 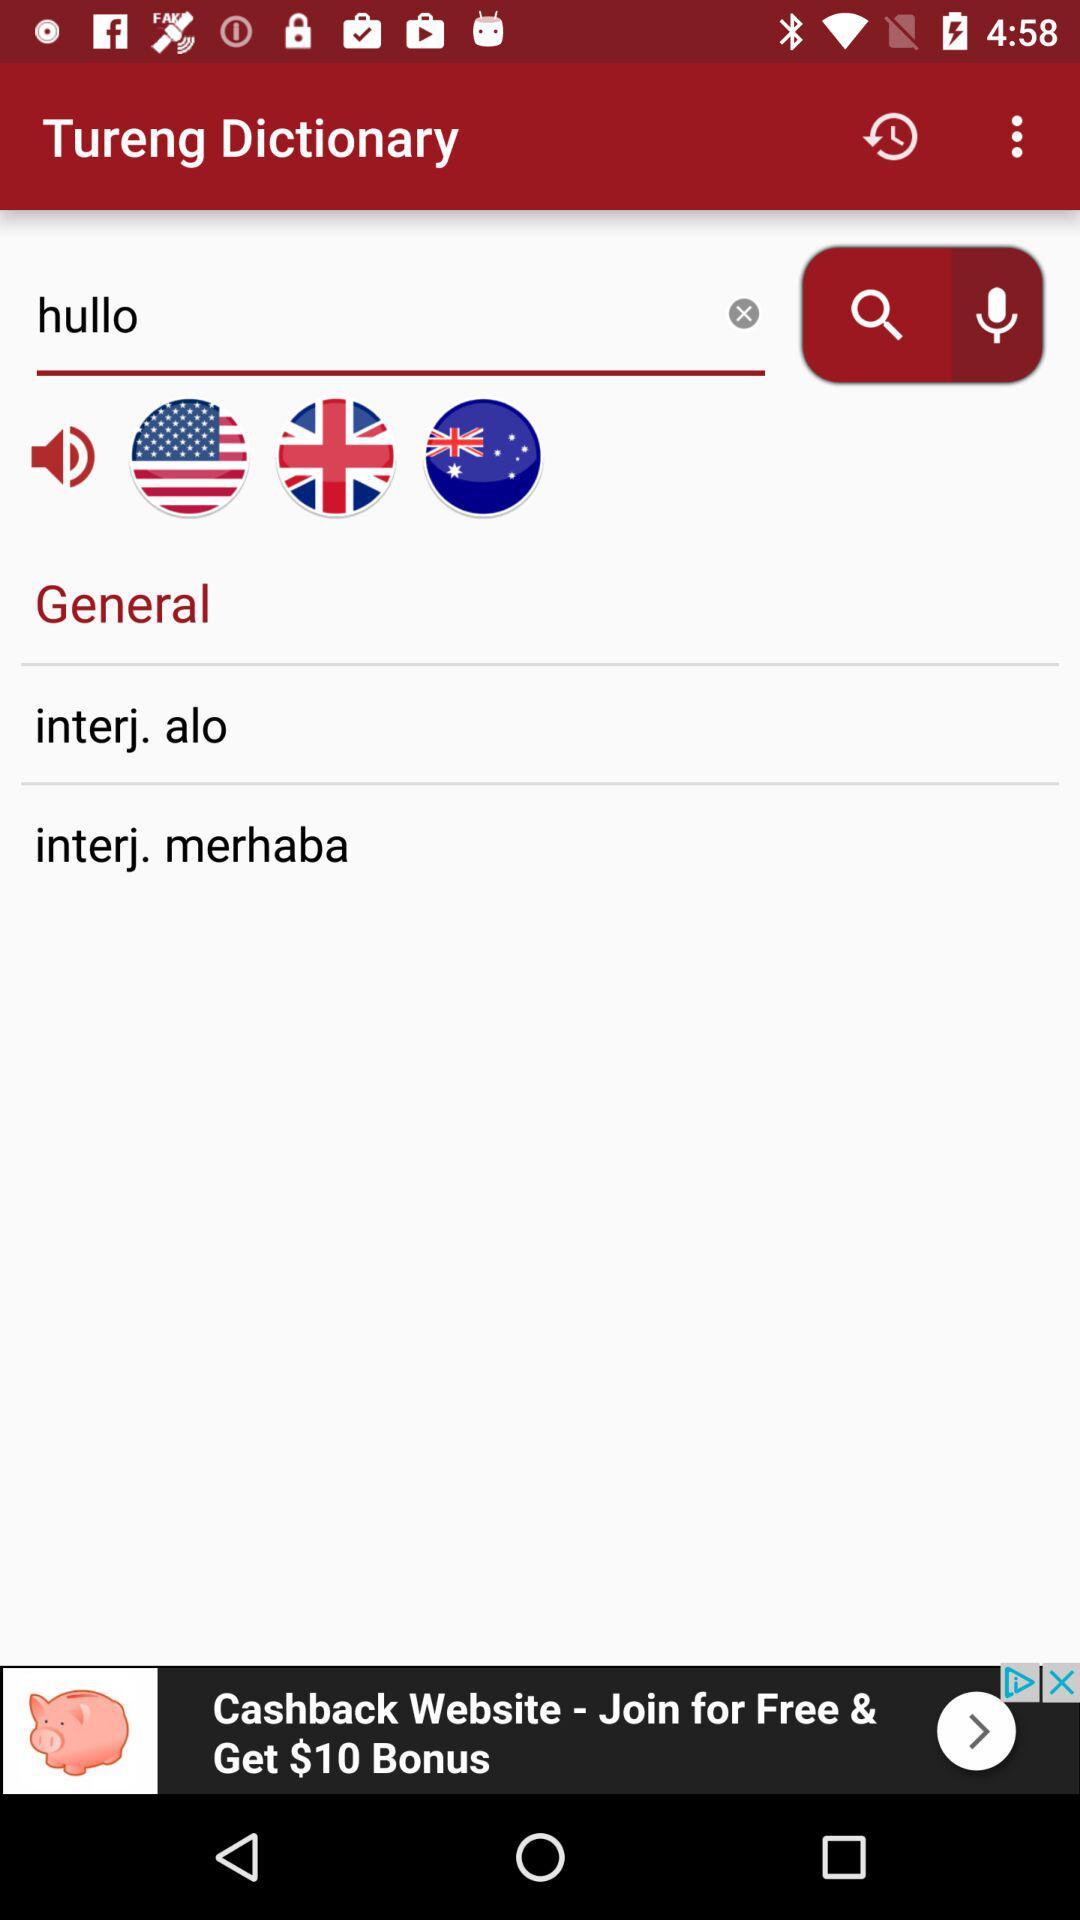 I want to click on advertisement, so click(x=540, y=1727).